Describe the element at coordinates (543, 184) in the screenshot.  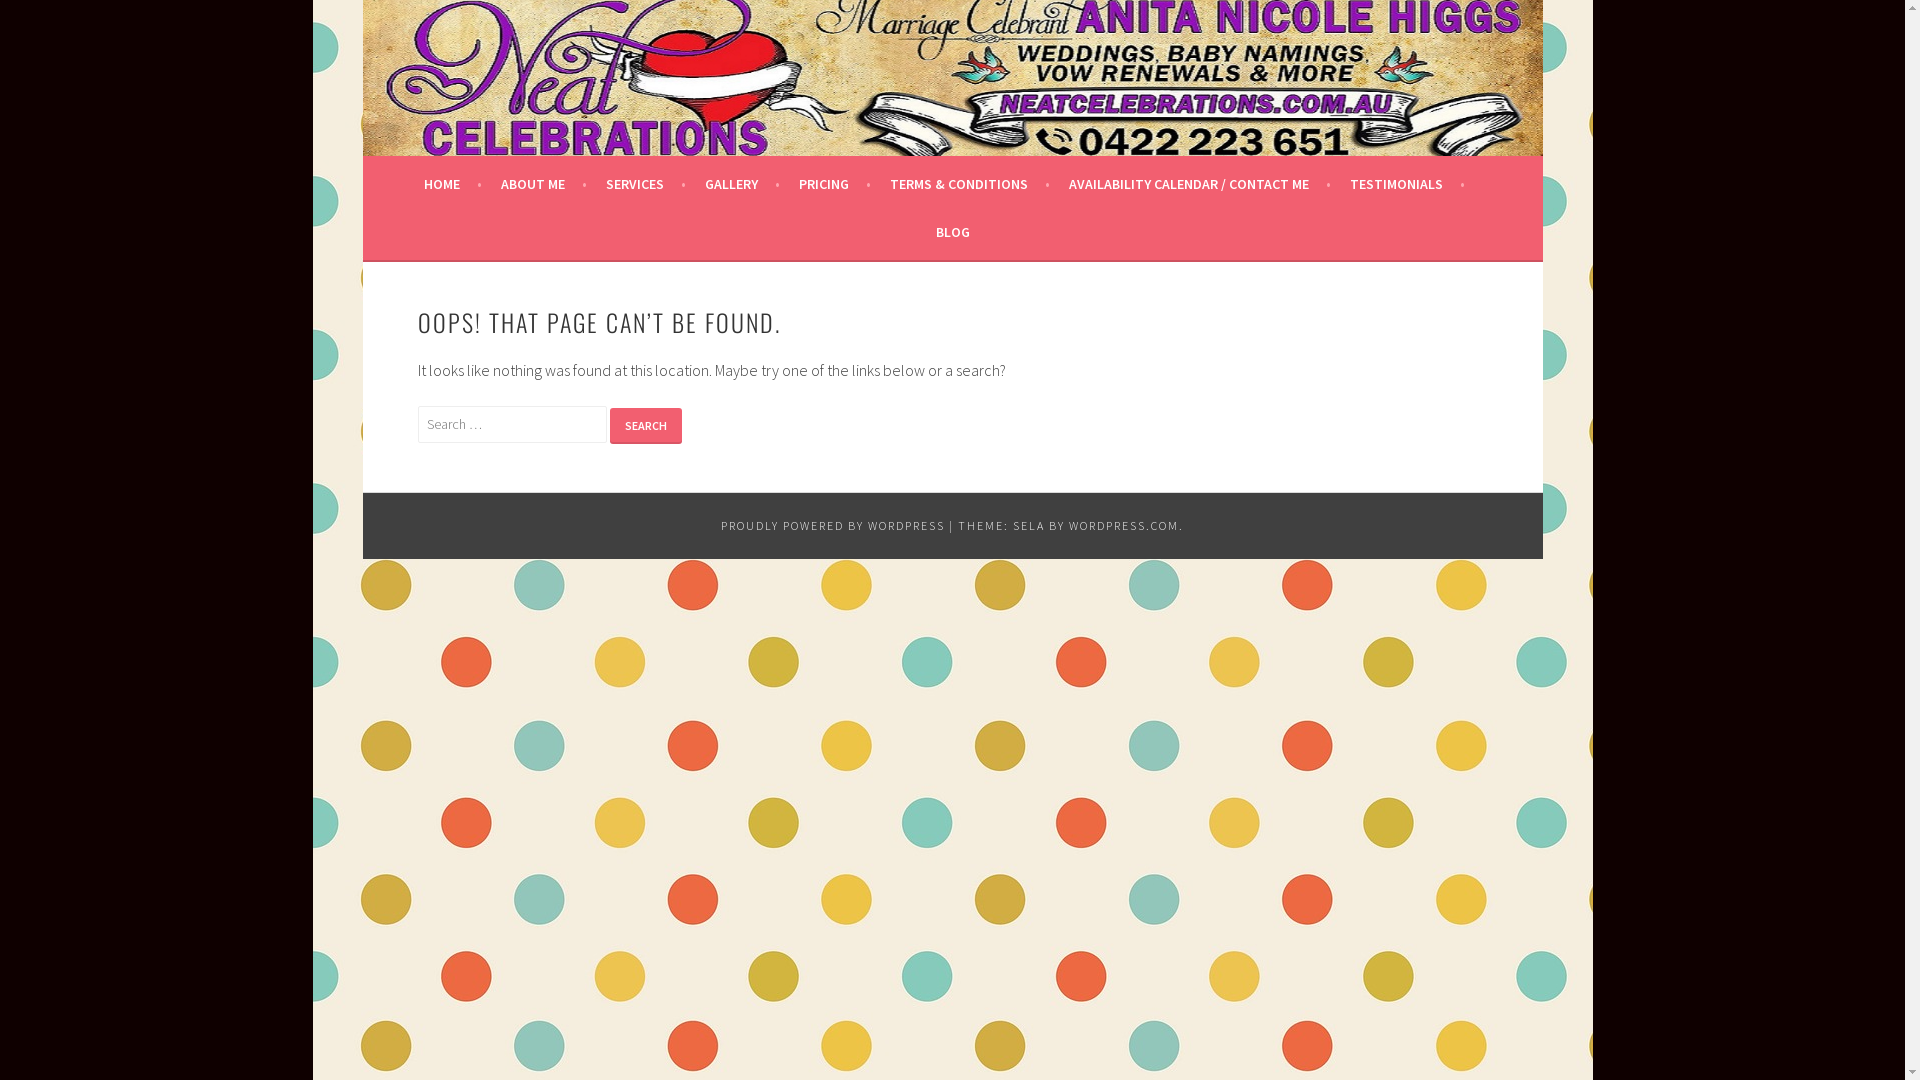
I see `'ABOUT ME'` at that location.